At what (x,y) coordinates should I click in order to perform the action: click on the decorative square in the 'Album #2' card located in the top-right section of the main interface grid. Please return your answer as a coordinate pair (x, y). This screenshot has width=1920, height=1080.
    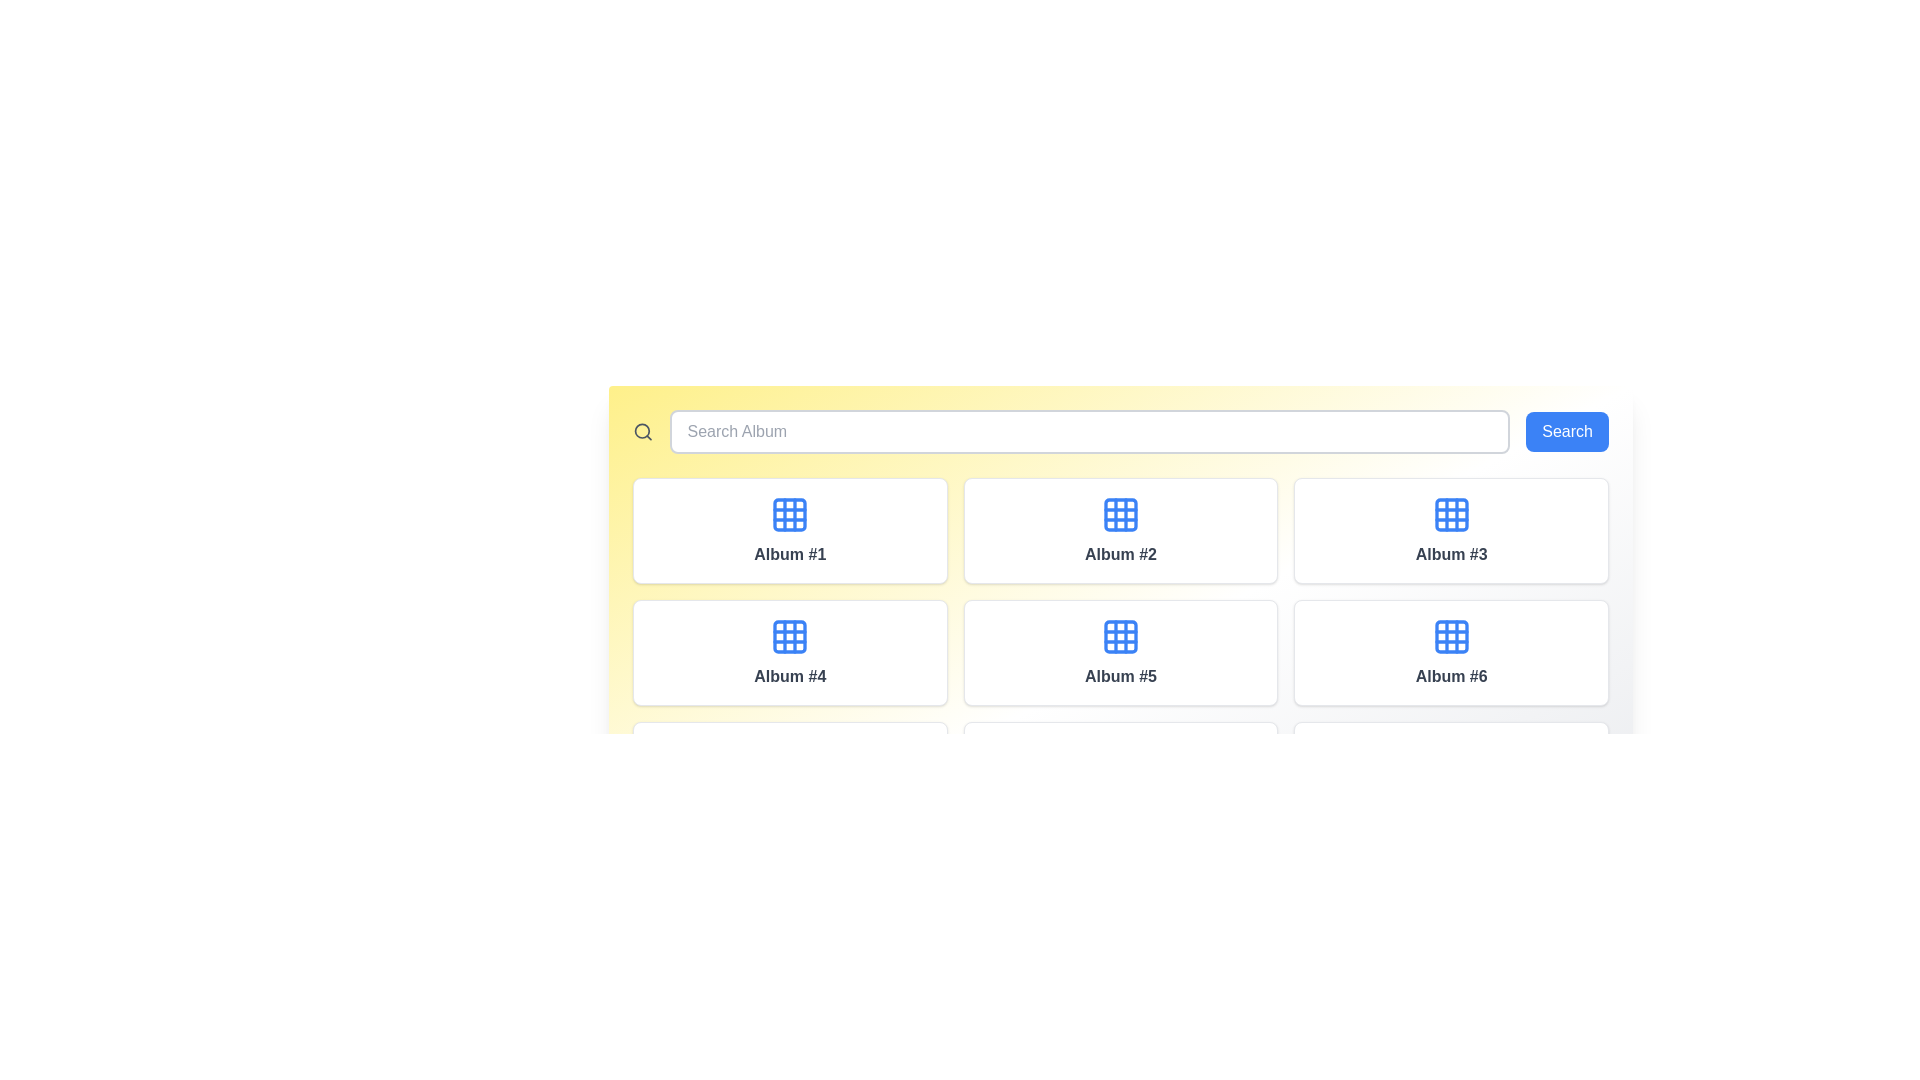
    Looking at the image, I should click on (1120, 514).